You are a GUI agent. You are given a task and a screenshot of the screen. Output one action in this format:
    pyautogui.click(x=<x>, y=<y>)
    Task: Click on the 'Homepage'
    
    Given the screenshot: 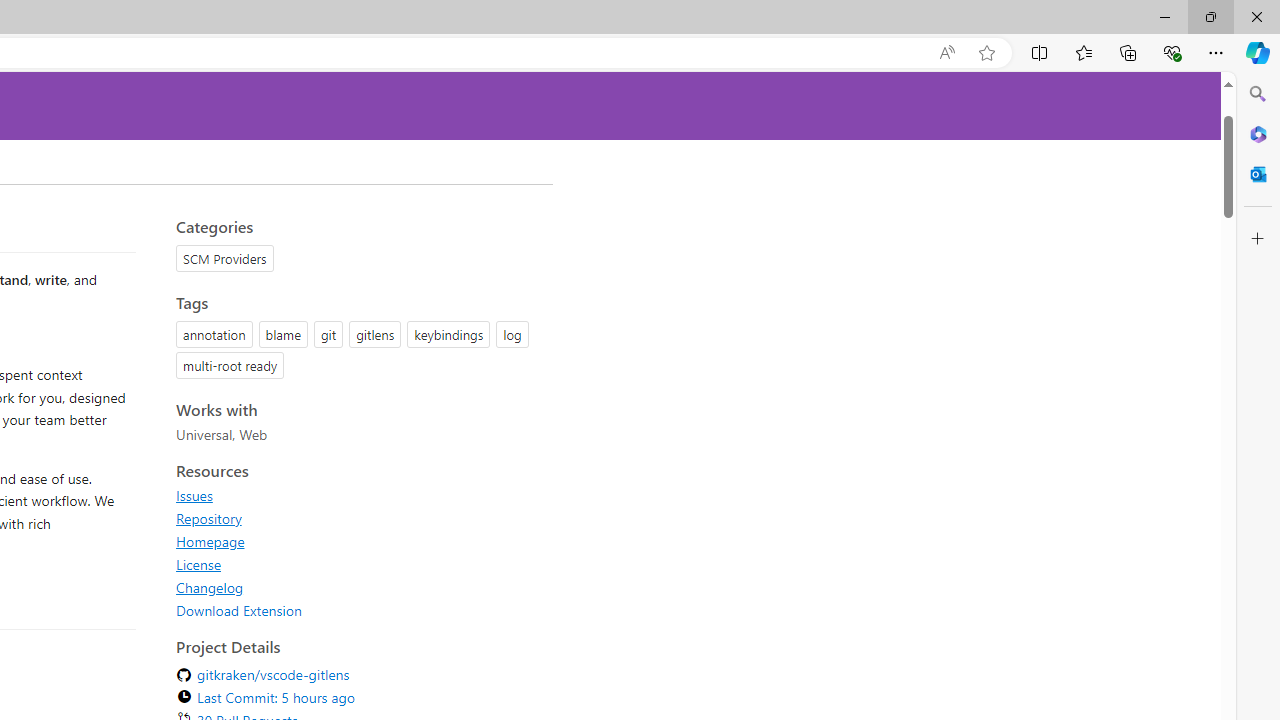 What is the action you would take?
    pyautogui.click(x=210, y=541)
    